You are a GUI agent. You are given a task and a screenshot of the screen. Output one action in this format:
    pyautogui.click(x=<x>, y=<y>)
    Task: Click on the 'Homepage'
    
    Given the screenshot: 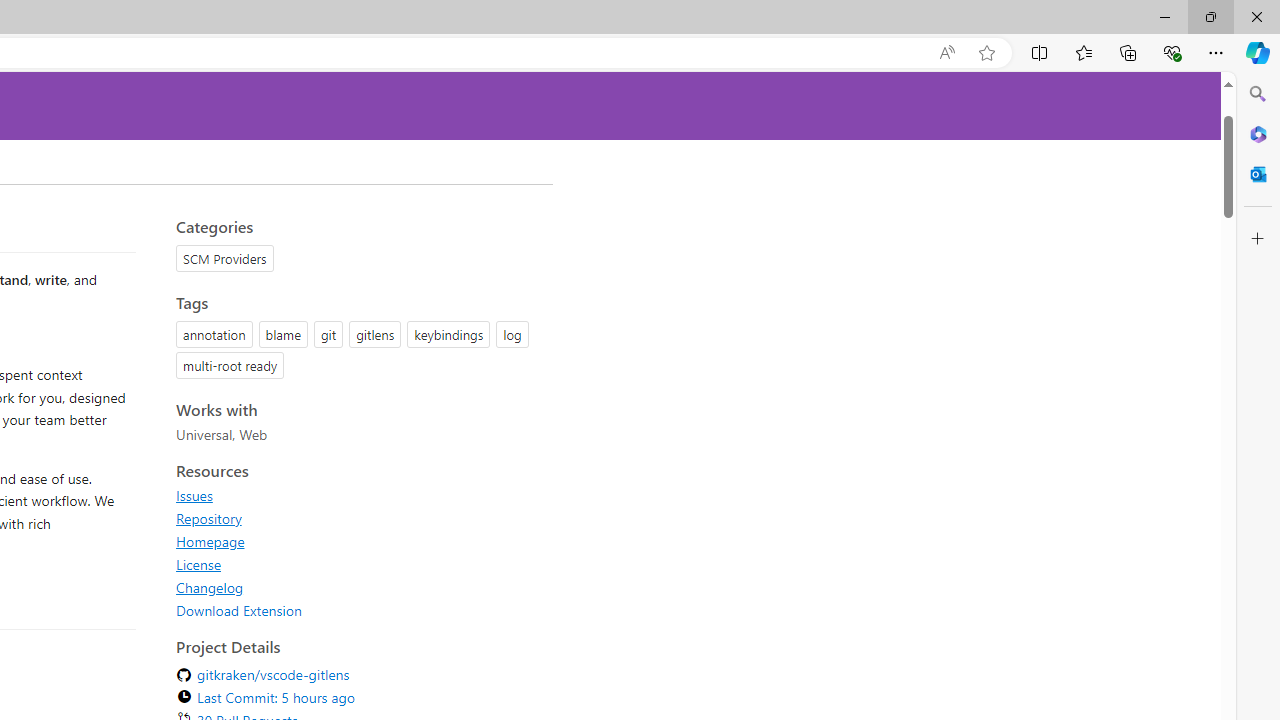 What is the action you would take?
    pyautogui.click(x=210, y=541)
    